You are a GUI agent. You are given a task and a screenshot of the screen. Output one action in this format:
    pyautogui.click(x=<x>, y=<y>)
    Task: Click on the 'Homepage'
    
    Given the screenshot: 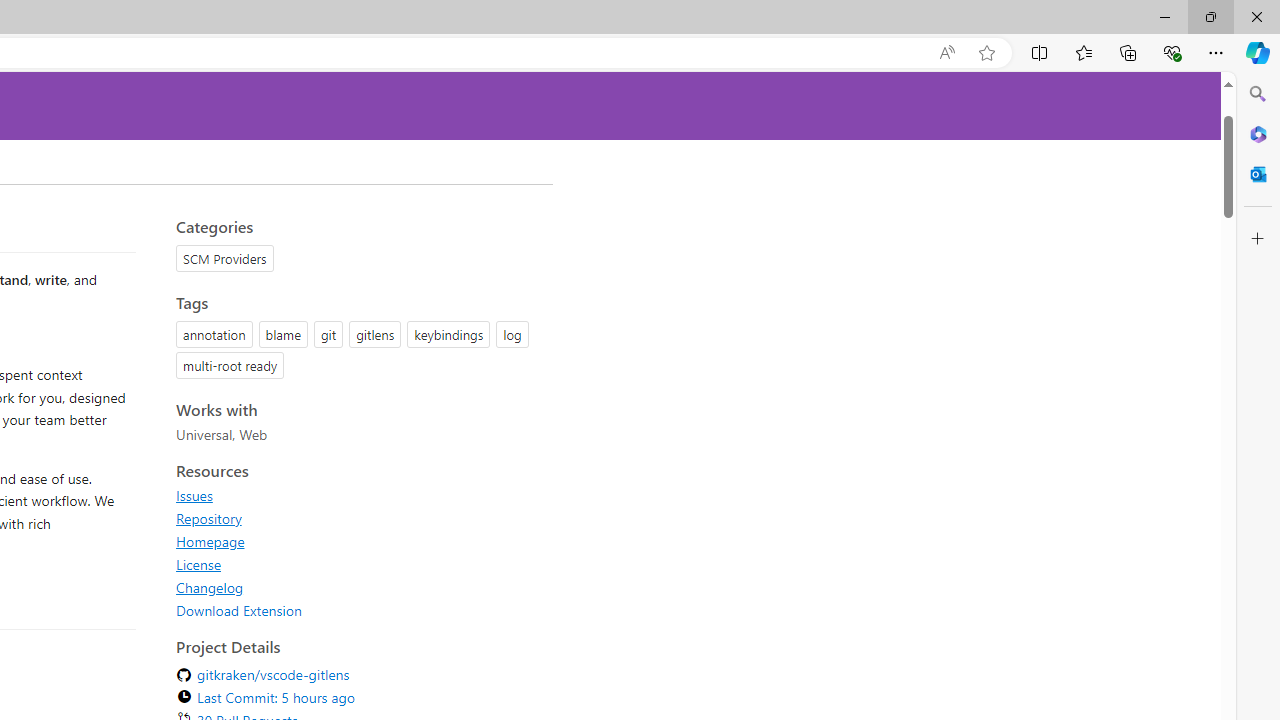 What is the action you would take?
    pyautogui.click(x=210, y=541)
    